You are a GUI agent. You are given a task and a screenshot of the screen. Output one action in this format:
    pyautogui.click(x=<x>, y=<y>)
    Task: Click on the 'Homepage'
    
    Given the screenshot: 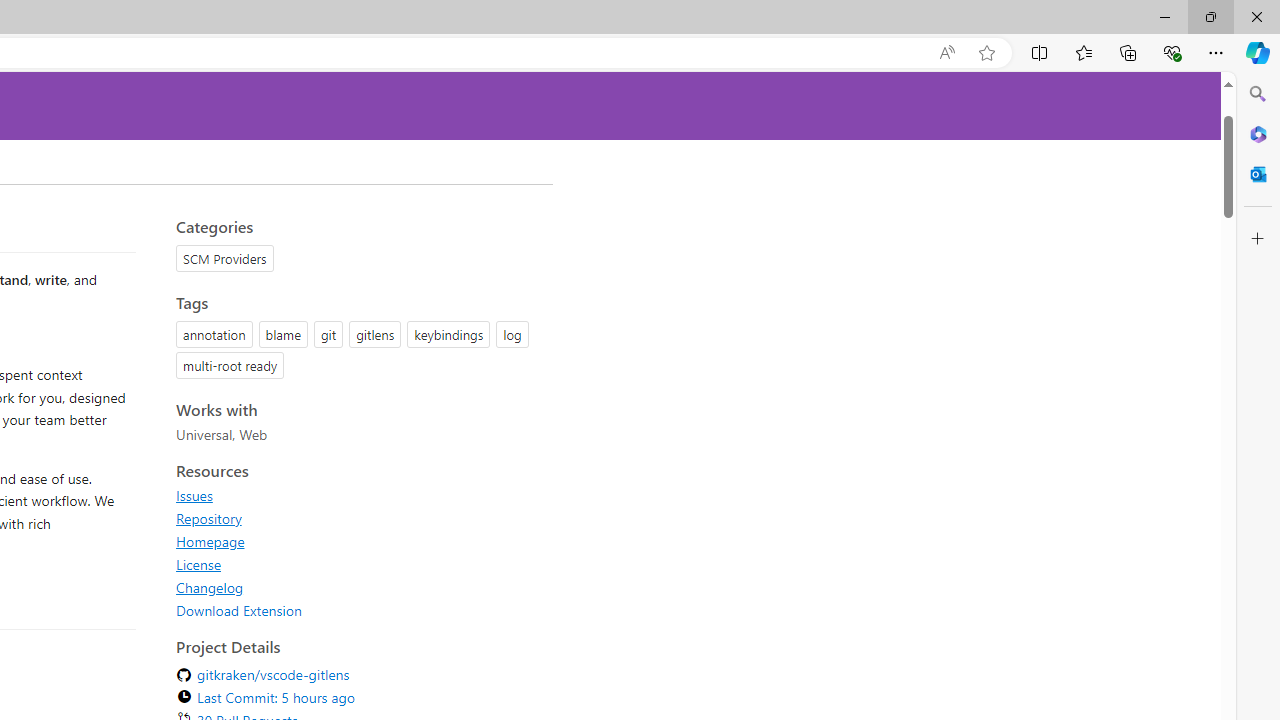 What is the action you would take?
    pyautogui.click(x=210, y=541)
    